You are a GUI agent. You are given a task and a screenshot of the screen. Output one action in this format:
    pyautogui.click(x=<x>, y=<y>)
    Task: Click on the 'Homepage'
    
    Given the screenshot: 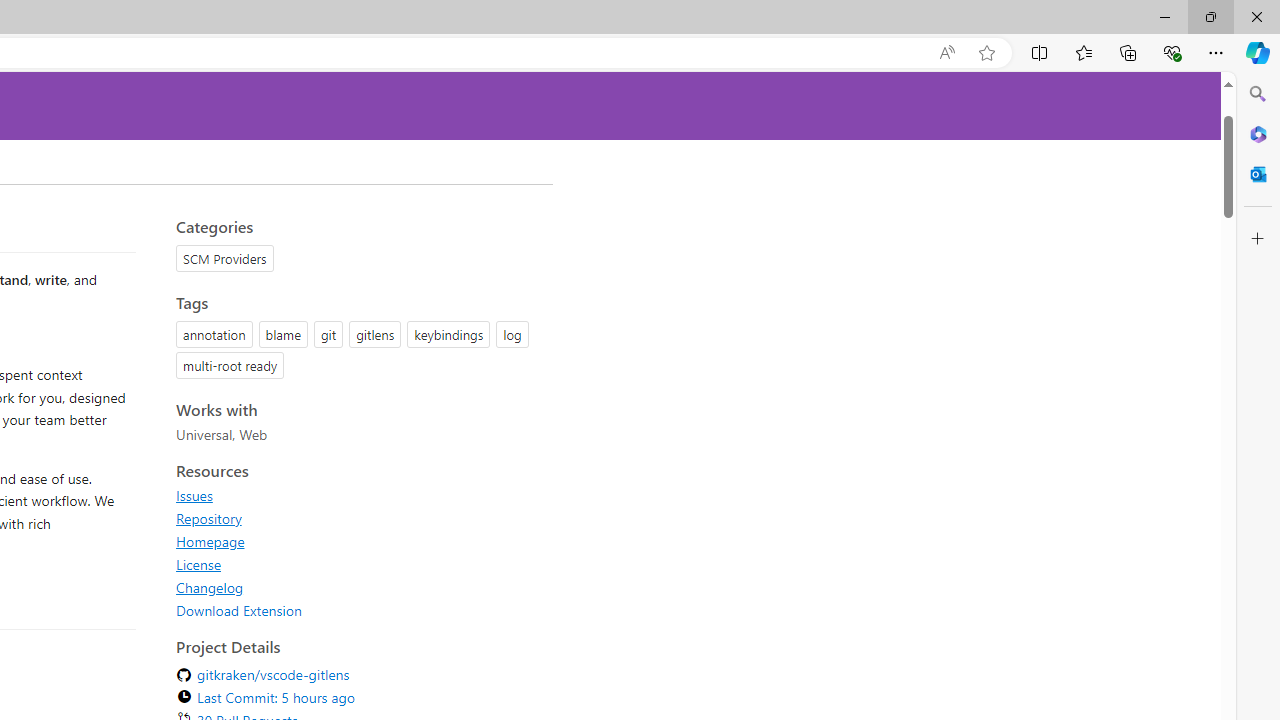 What is the action you would take?
    pyautogui.click(x=210, y=541)
    